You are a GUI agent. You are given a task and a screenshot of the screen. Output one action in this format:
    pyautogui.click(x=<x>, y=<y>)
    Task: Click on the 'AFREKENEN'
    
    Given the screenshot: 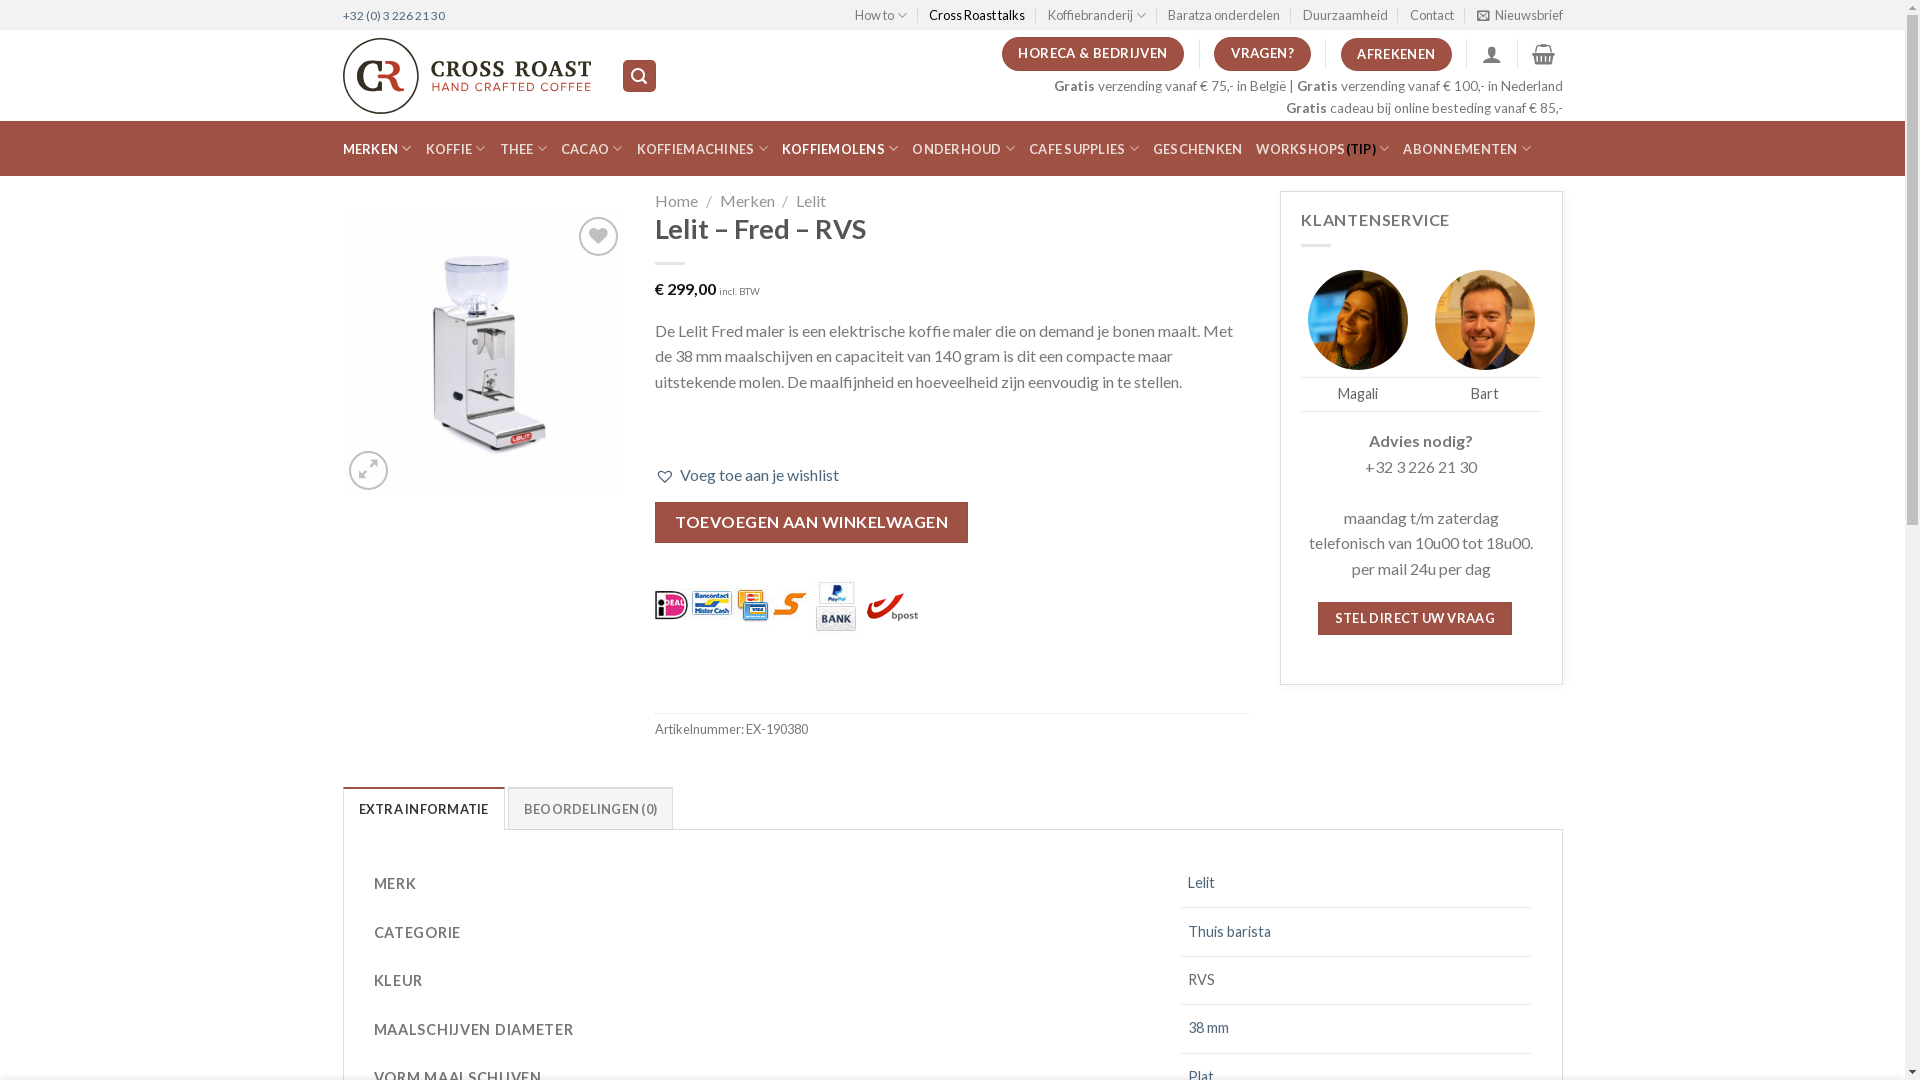 What is the action you would take?
    pyautogui.click(x=1395, y=53)
    